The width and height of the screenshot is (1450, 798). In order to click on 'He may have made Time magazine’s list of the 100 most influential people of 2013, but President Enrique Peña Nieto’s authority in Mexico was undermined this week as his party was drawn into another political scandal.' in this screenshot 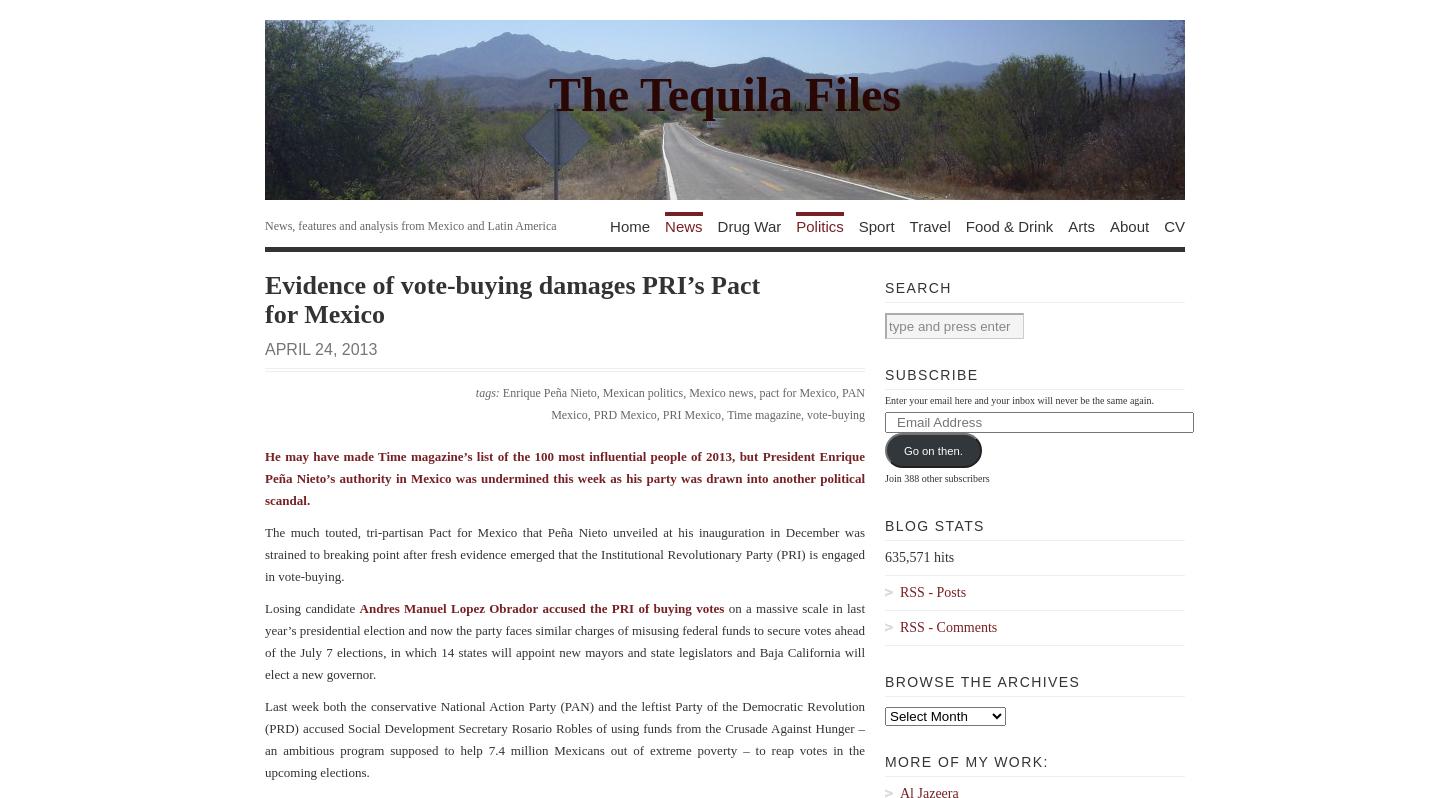, I will do `click(265, 477)`.